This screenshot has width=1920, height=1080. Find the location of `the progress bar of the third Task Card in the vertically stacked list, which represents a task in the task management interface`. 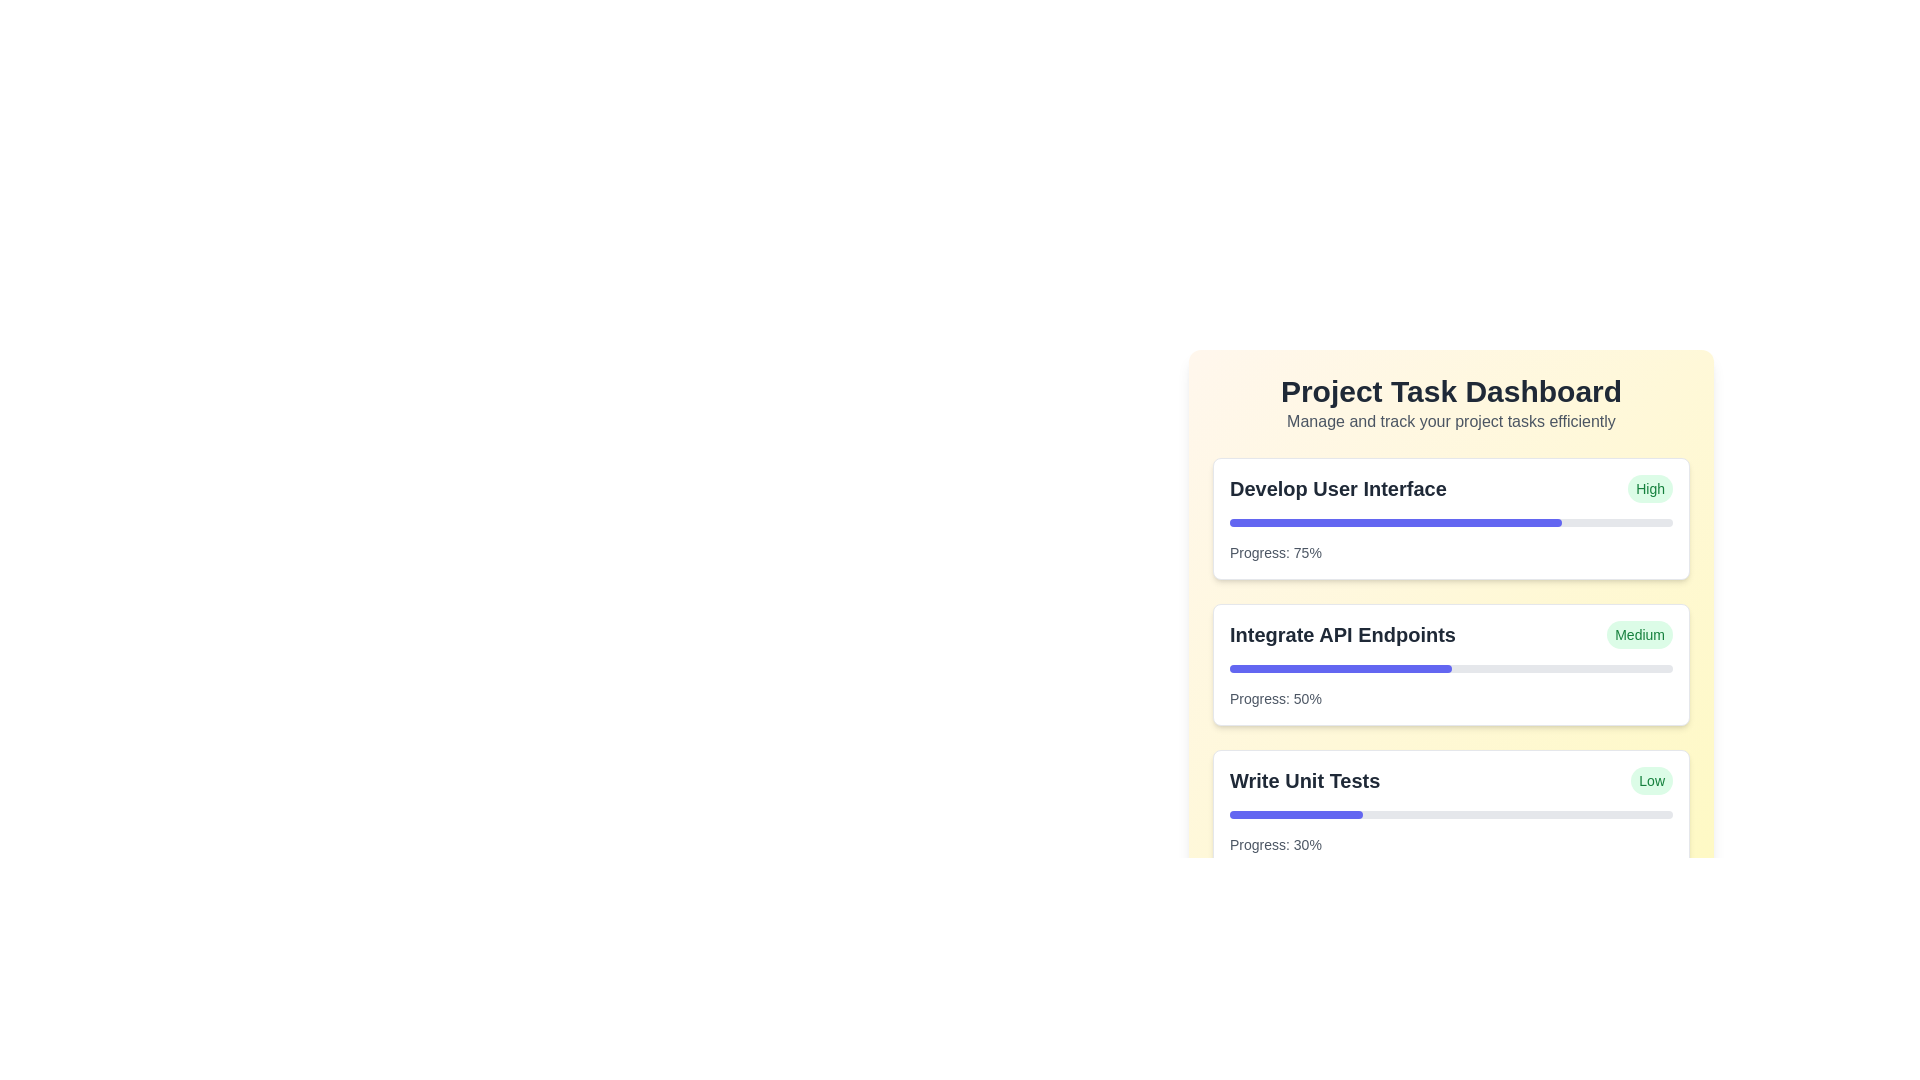

the progress bar of the third Task Card in the vertically stacked list, which represents a task in the task management interface is located at coordinates (1451, 810).